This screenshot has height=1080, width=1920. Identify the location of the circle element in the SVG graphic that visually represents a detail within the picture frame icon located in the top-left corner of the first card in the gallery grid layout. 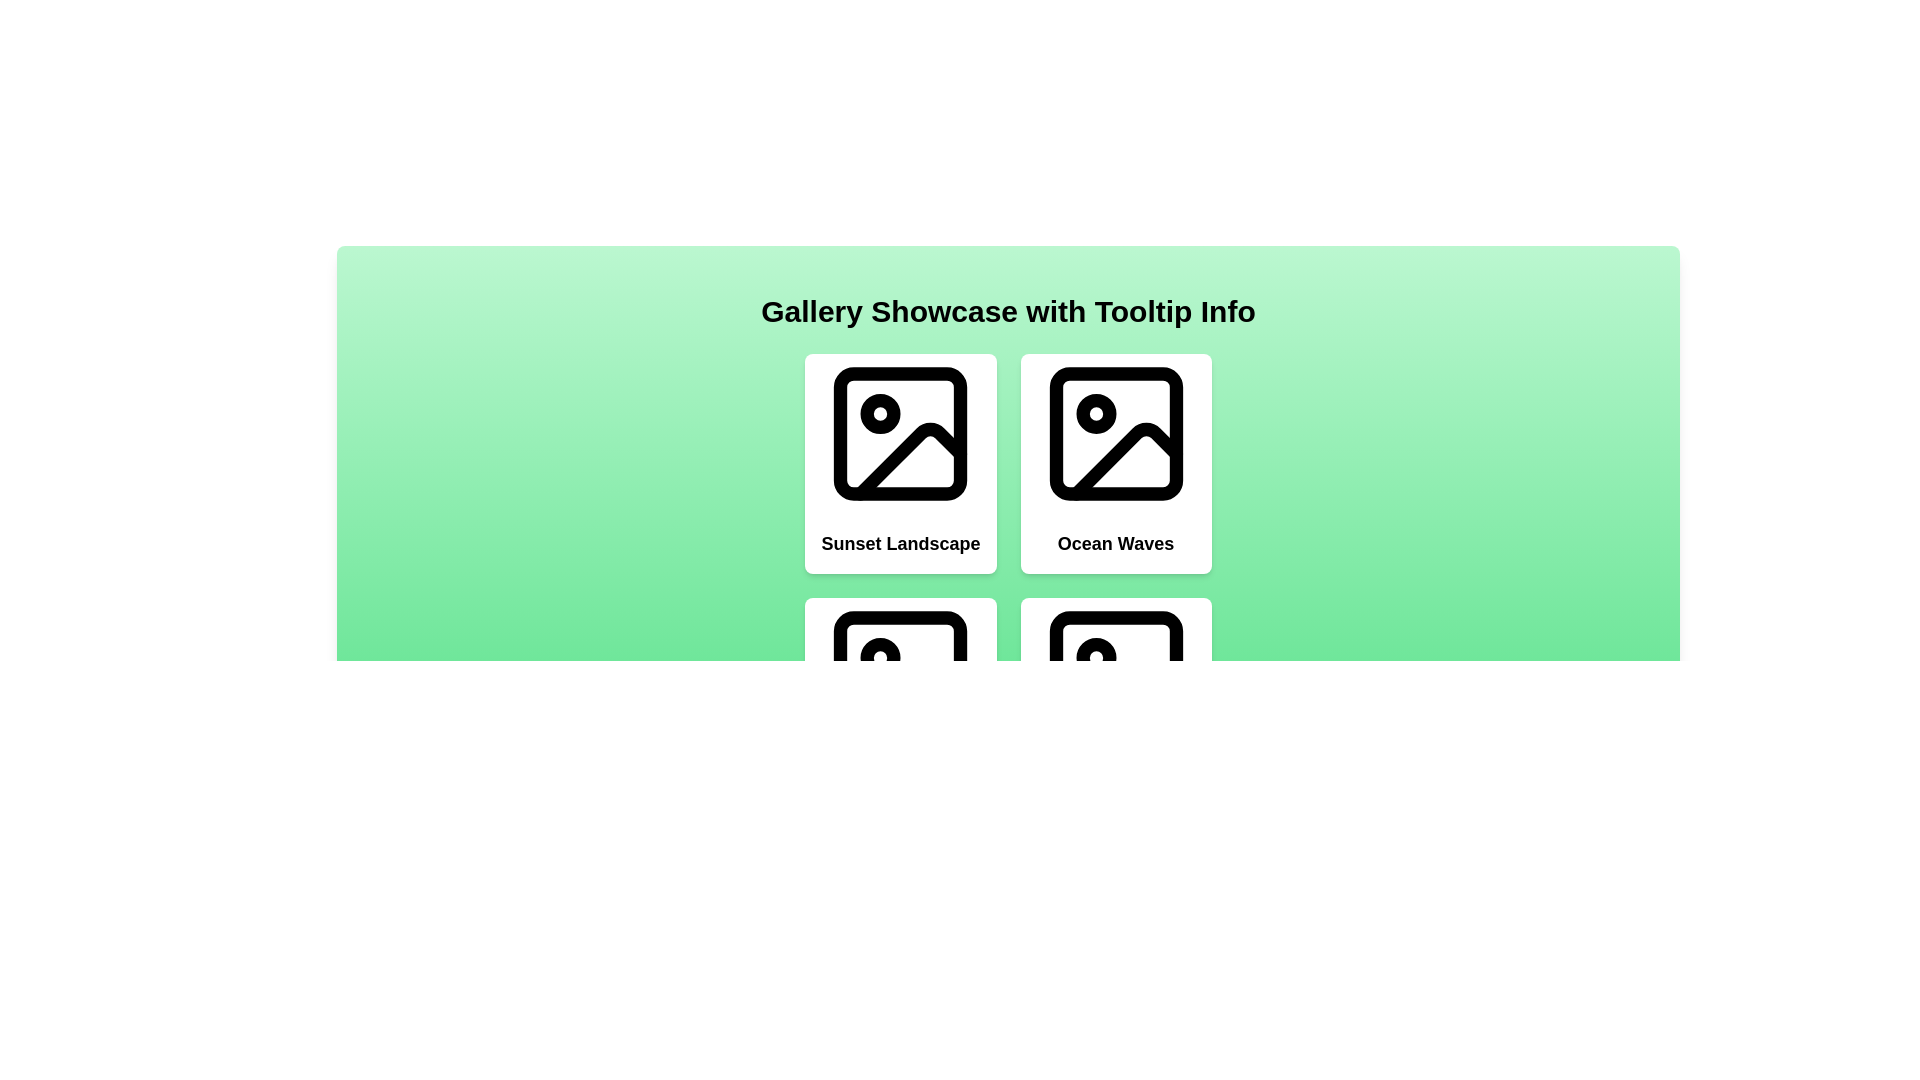
(880, 412).